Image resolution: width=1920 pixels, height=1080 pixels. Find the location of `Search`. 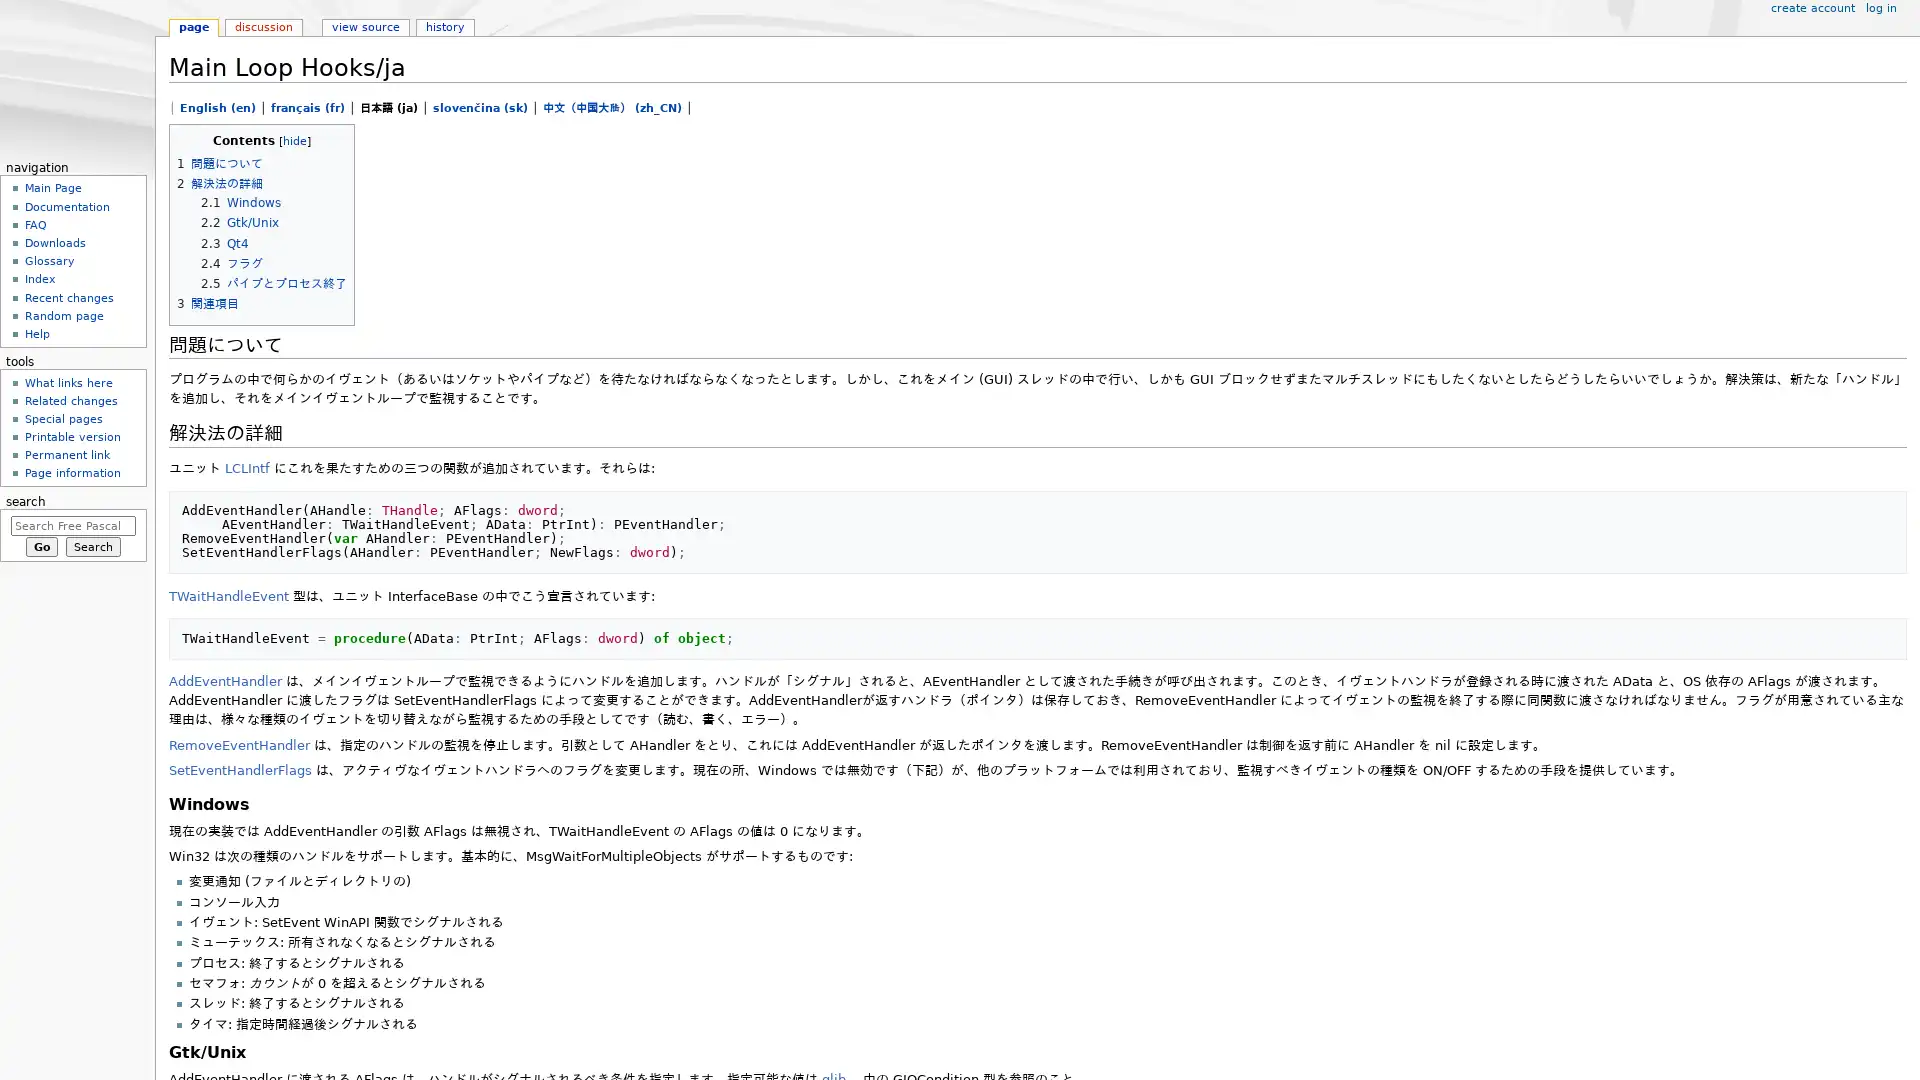

Search is located at coordinates (92, 546).